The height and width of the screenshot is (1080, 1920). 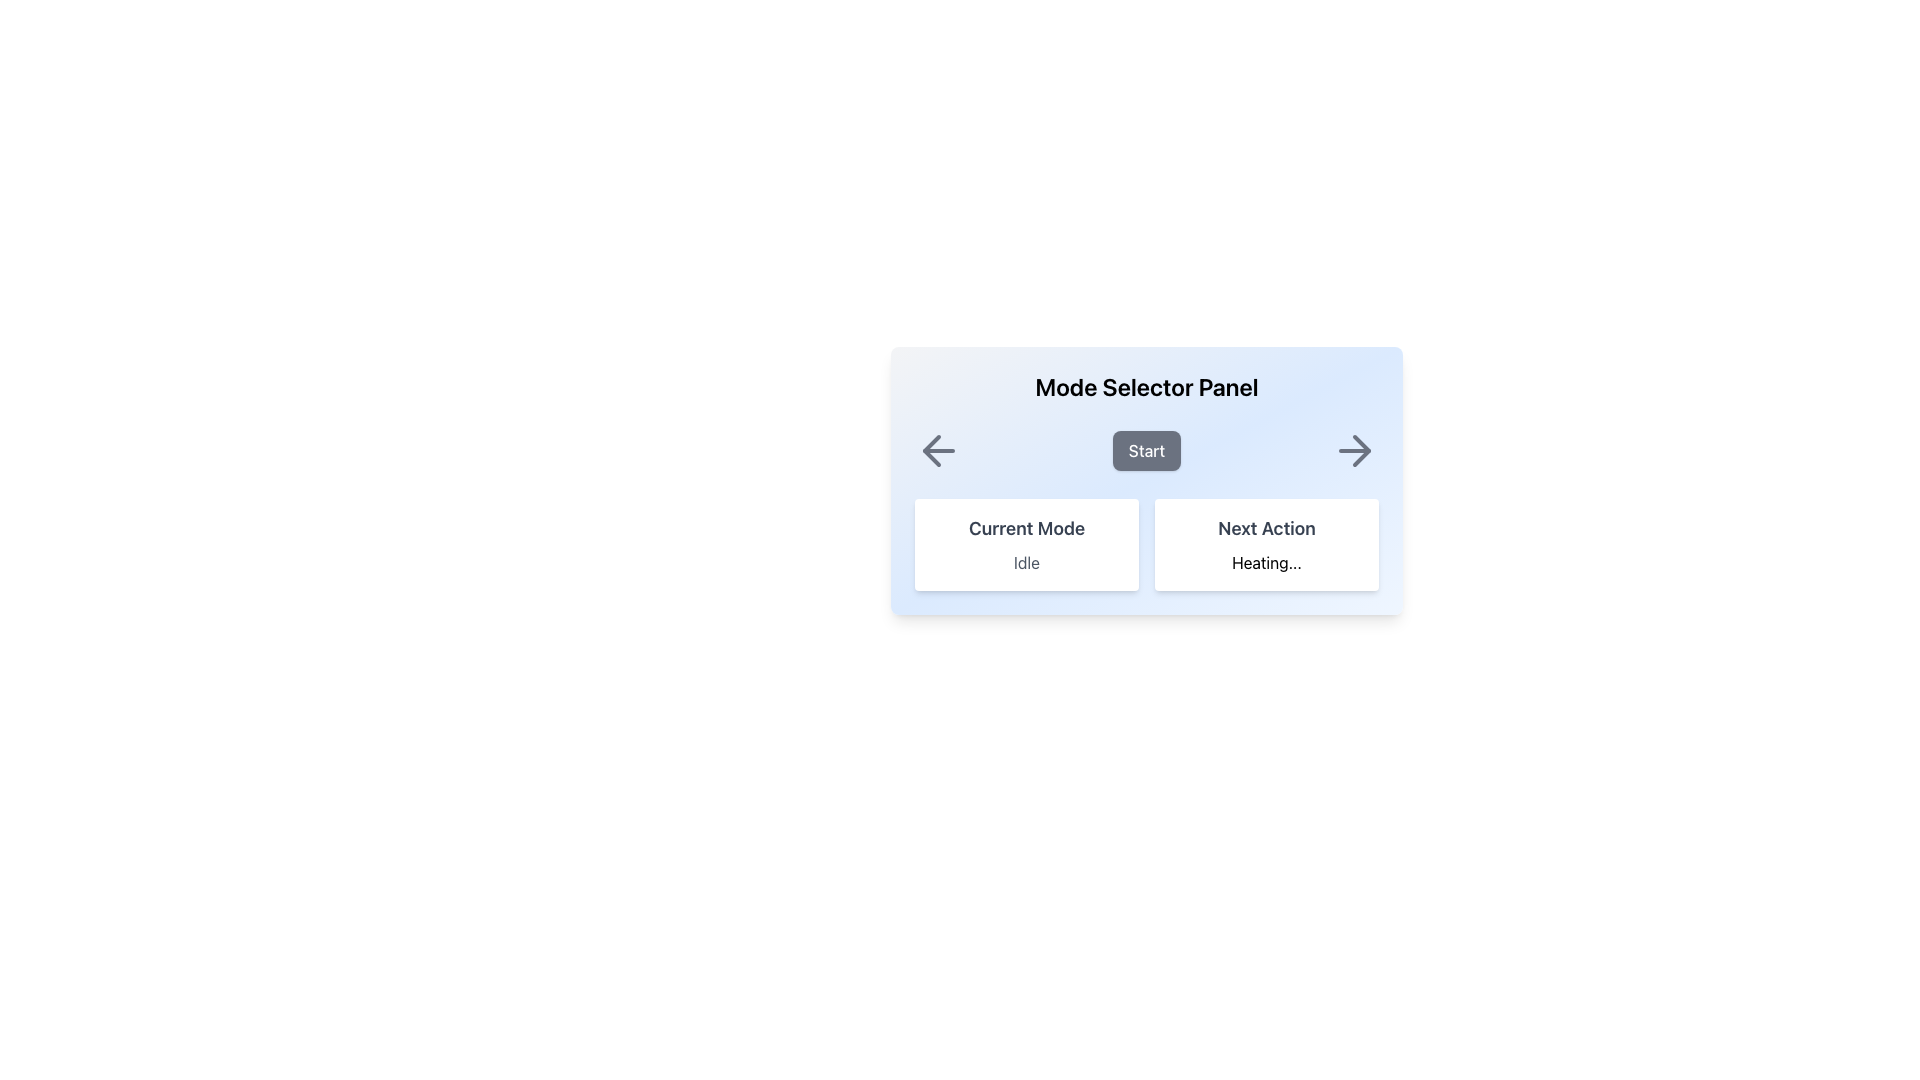 What do you see at coordinates (1354, 451) in the screenshot?
I see `the rightward-pointing gray arrow icon located in the Mode Selector Panel, which is positioned to the right of the 'Start' button` at bounding box center [1354, 451].